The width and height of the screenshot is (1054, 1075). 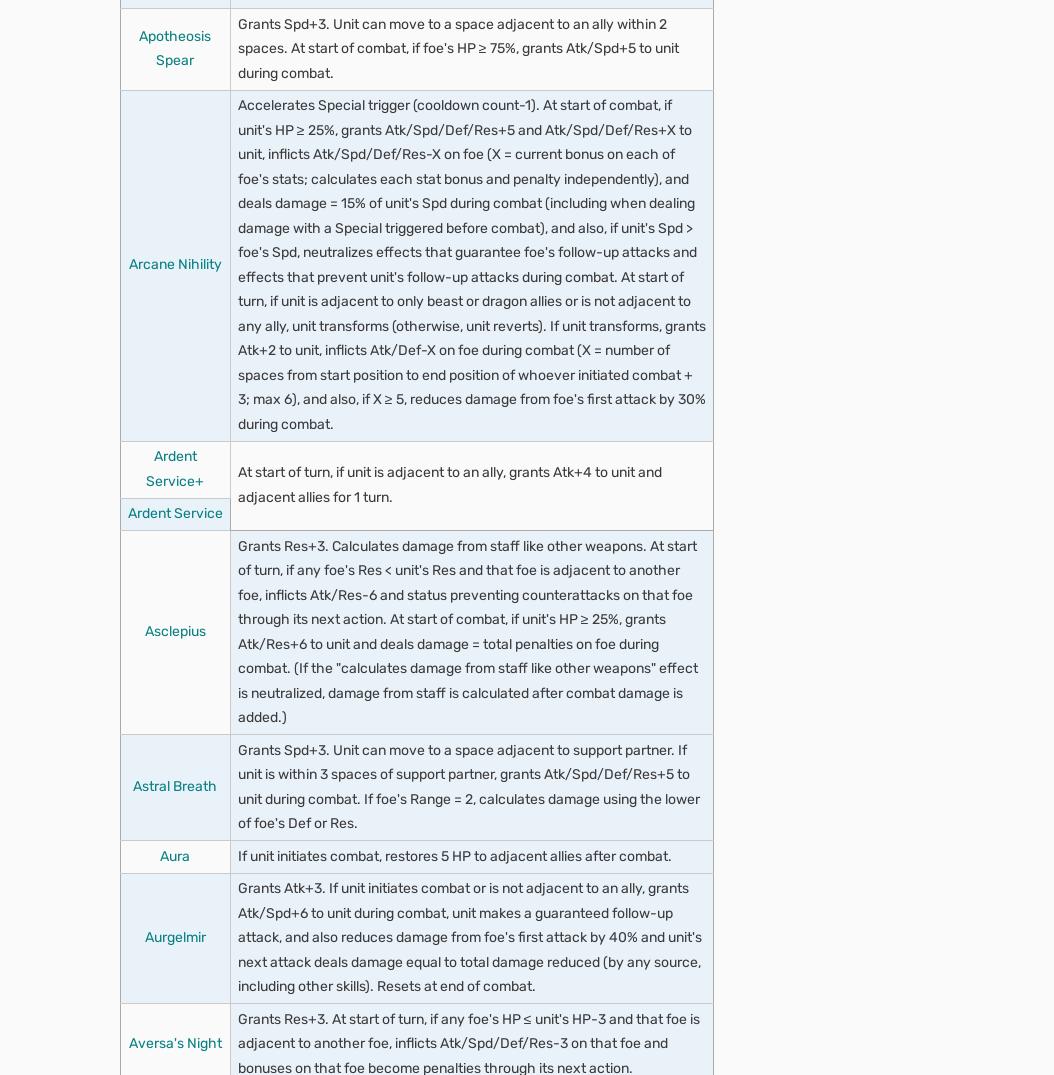 I want to click on 'Odd Spd Wave 3', so click(x=208, y=405).